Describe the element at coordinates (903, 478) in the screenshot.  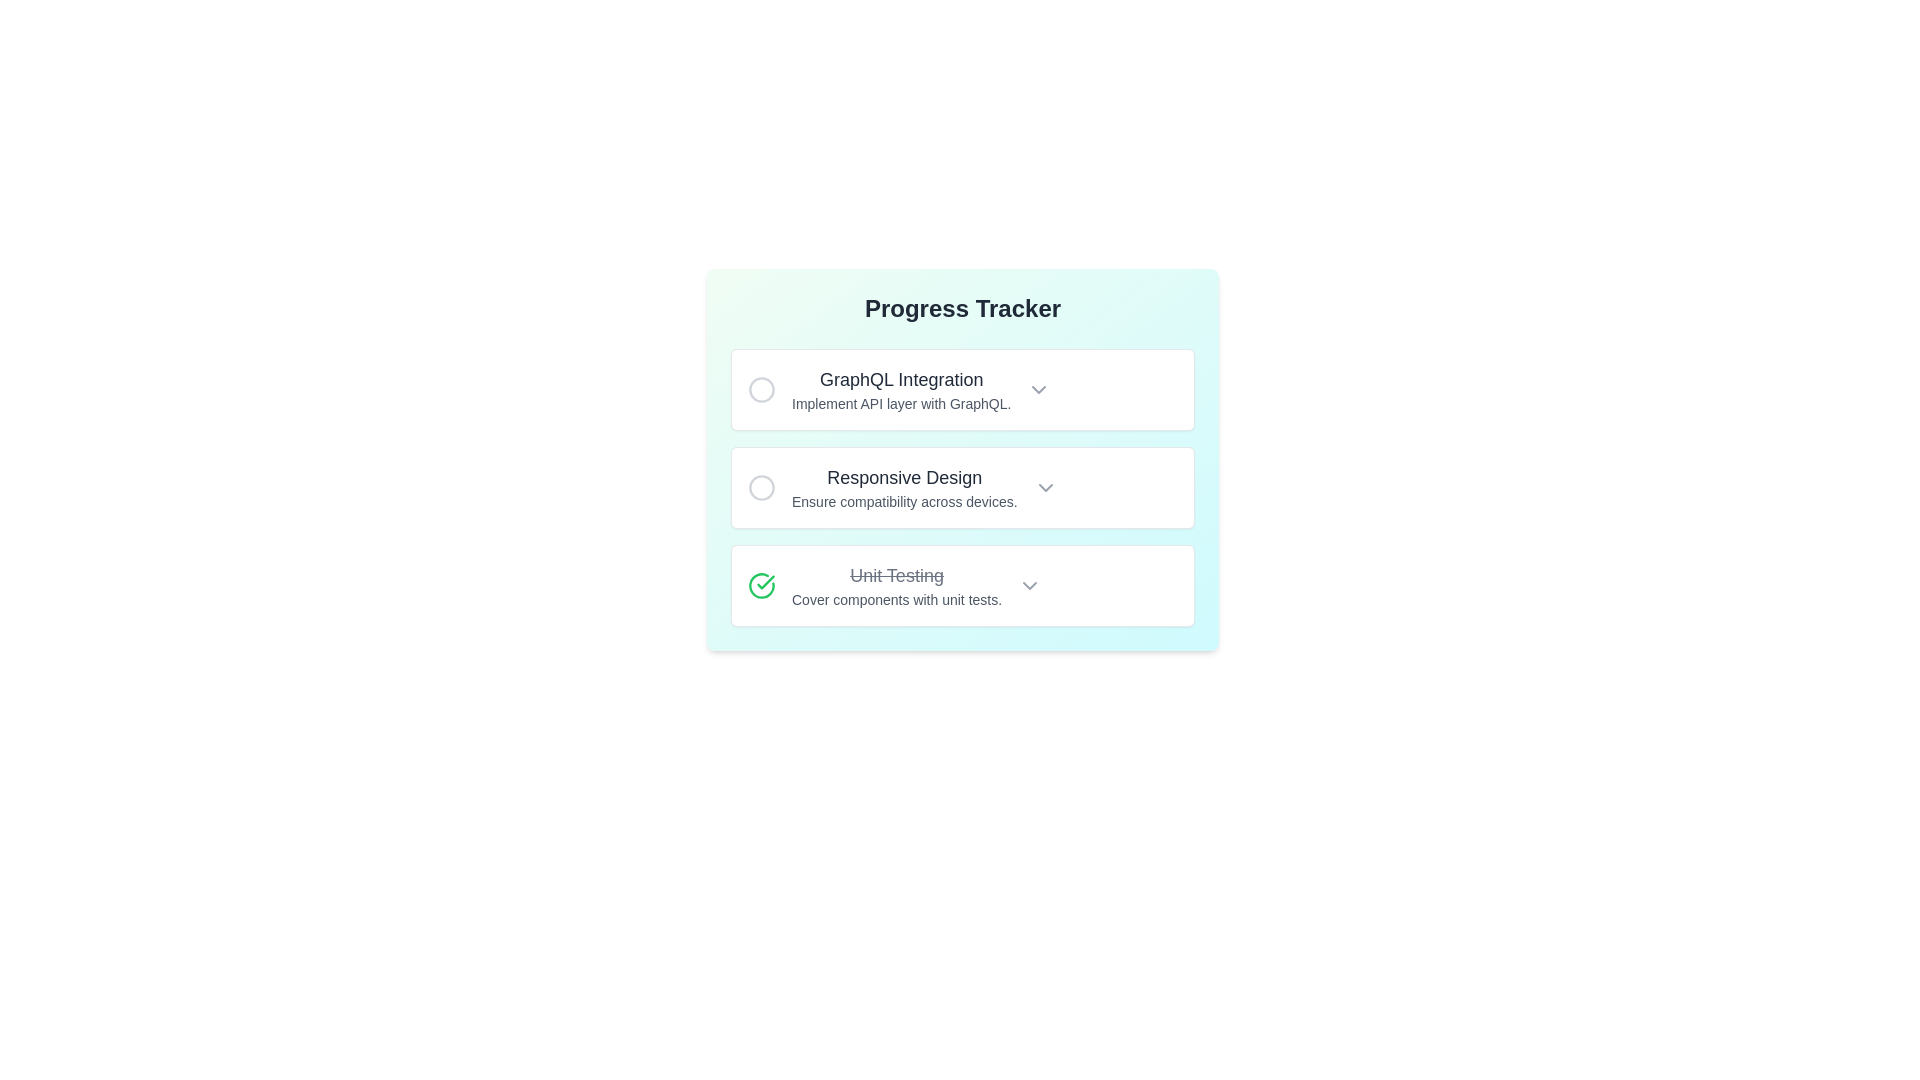
I see `the upper text line of the 'Progress Tracker' list, which serves as the title or main description for its corresponding list item` at that location.